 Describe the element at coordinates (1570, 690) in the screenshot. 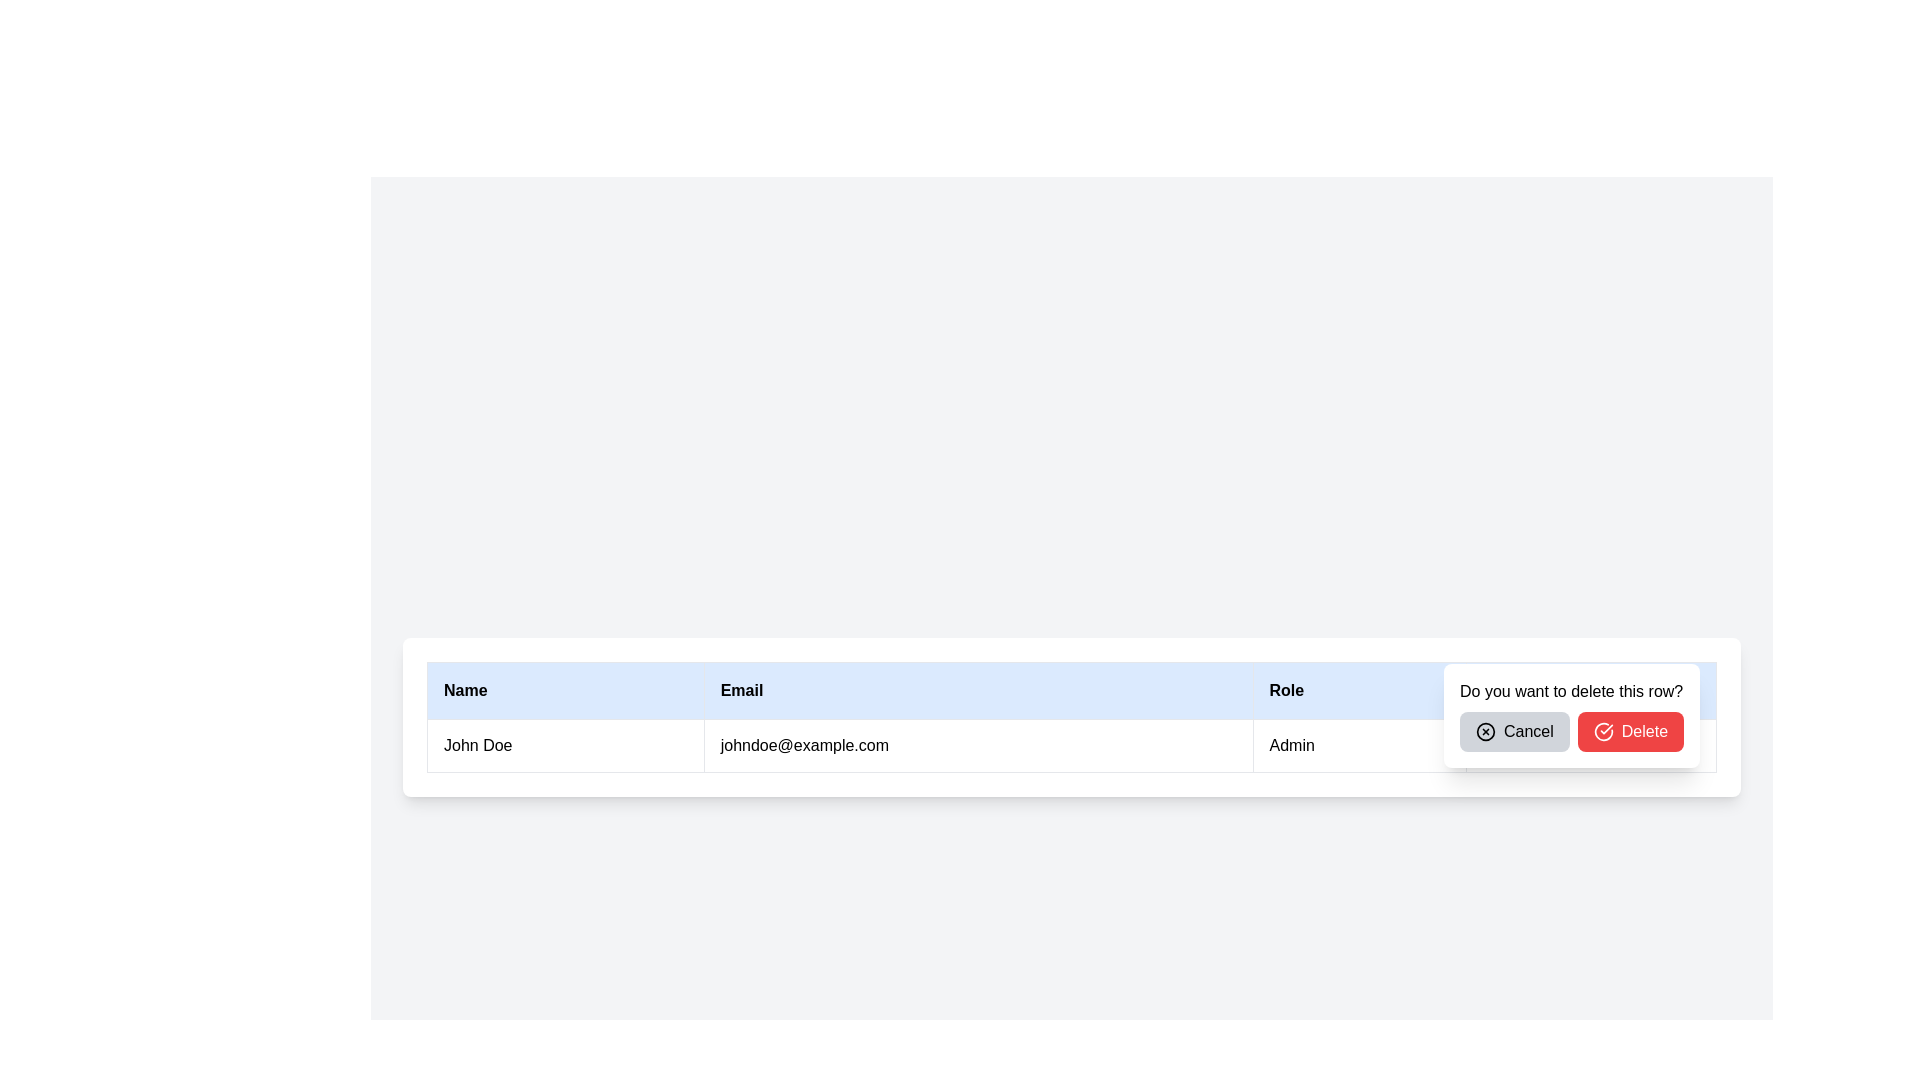

I see `bold static text message that asks, 'Do you want to delete this row?' which is prominently displayed at the top of the pop-up dialog box` at that location.